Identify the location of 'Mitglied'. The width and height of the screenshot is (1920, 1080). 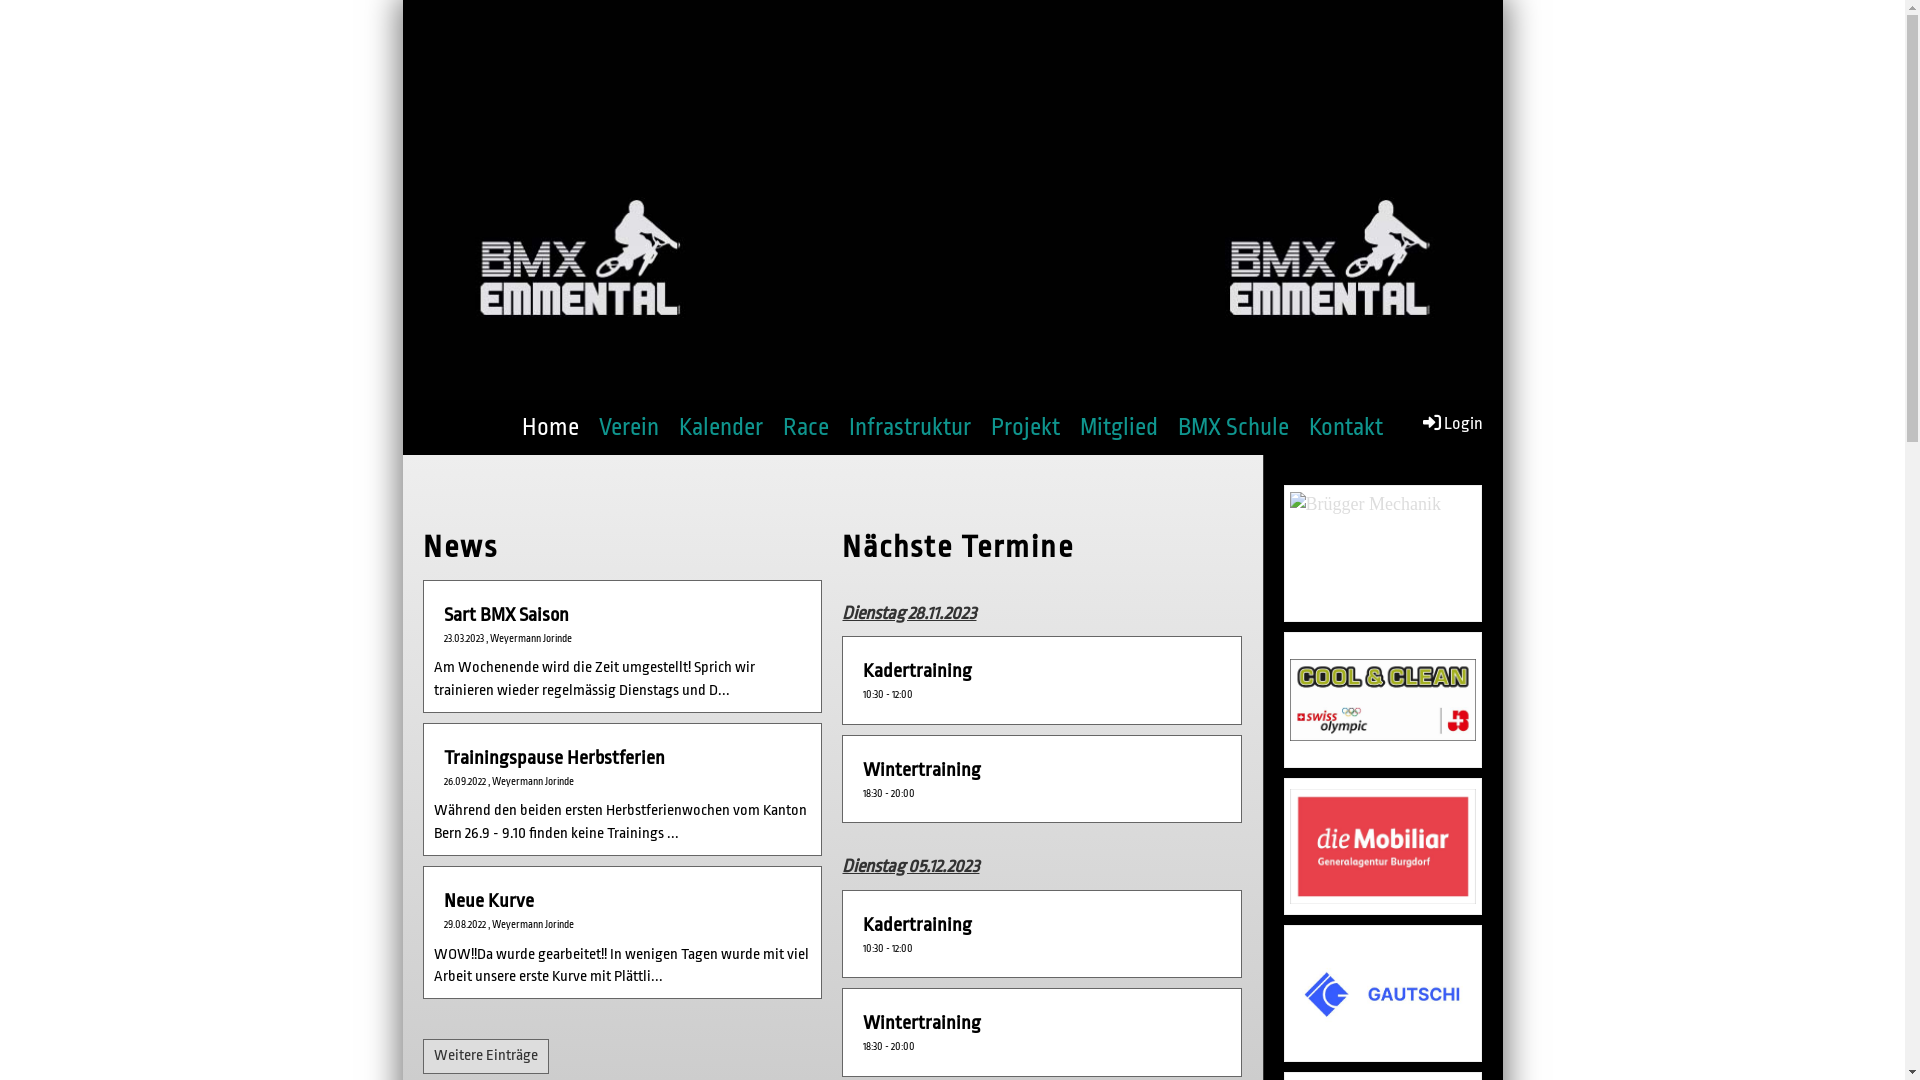
(1117, 426).